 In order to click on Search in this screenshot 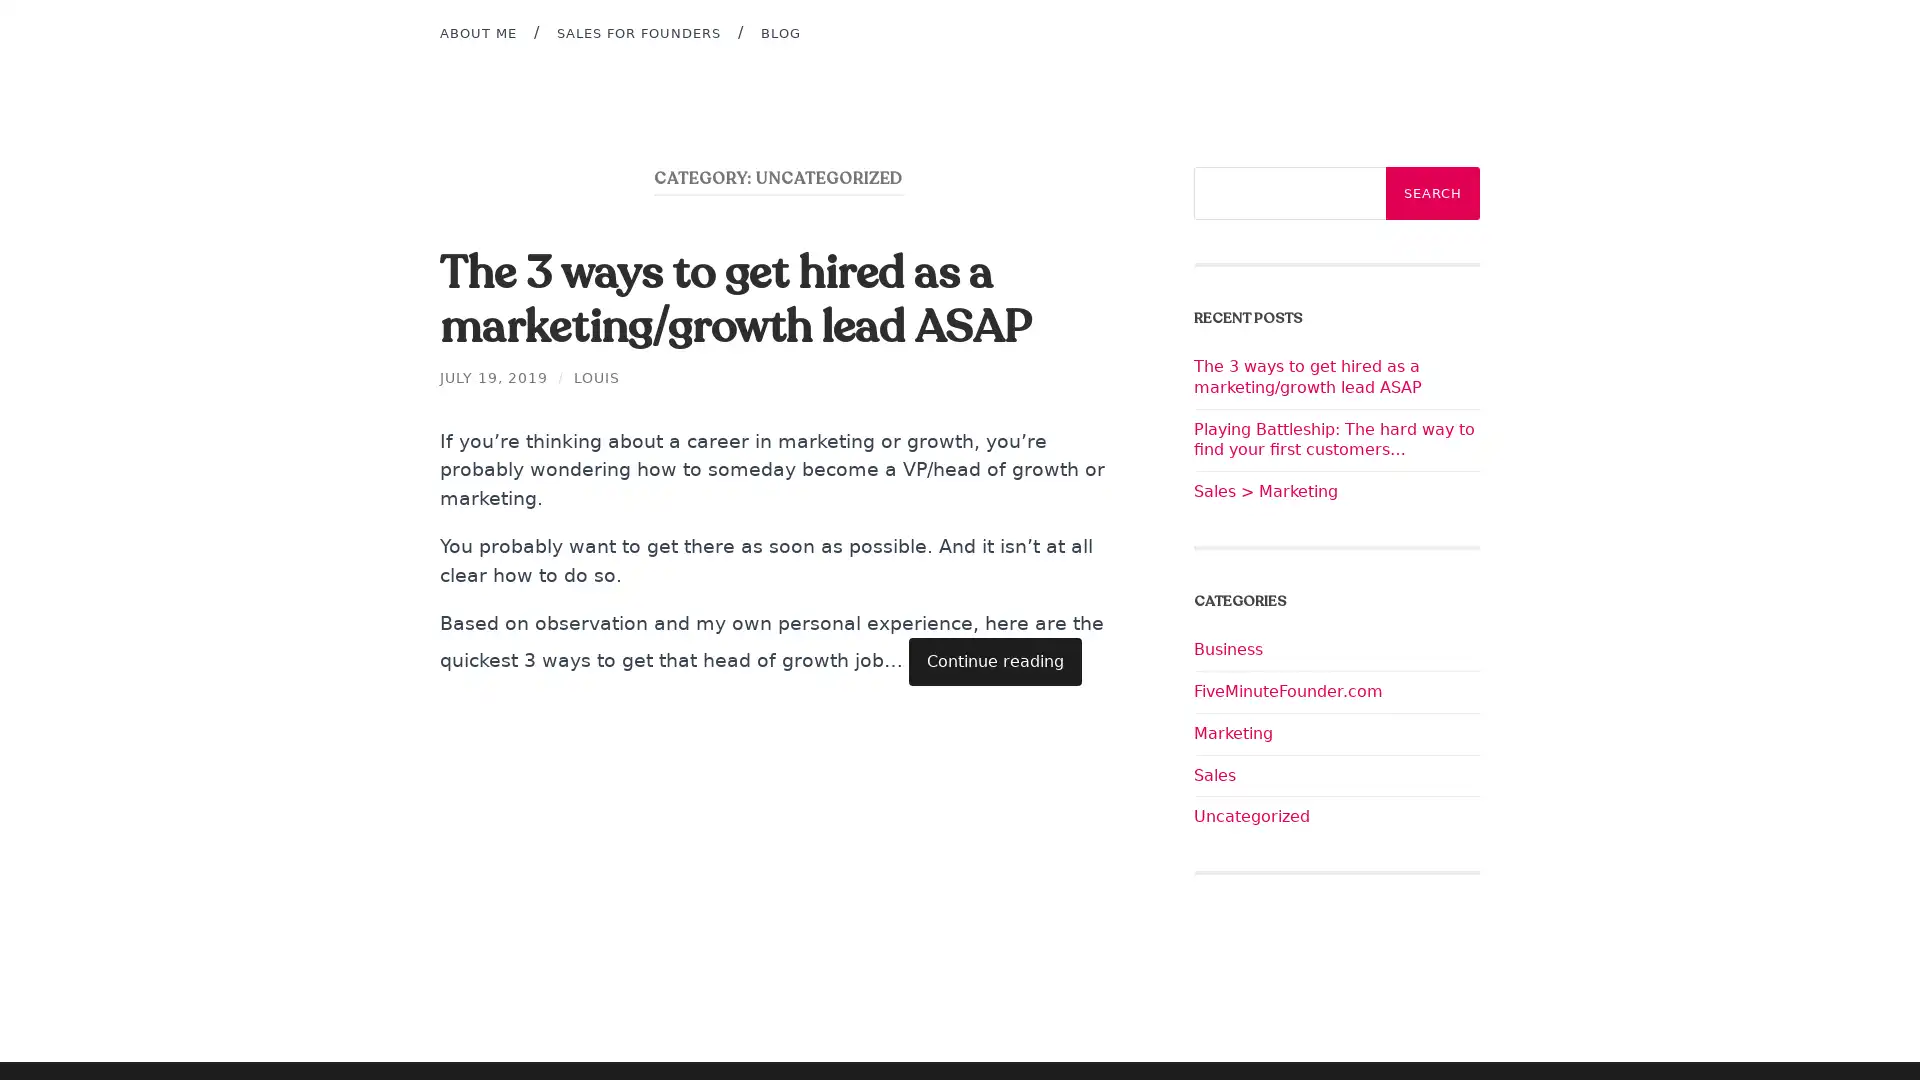, I will do `click(1432, 193)`.